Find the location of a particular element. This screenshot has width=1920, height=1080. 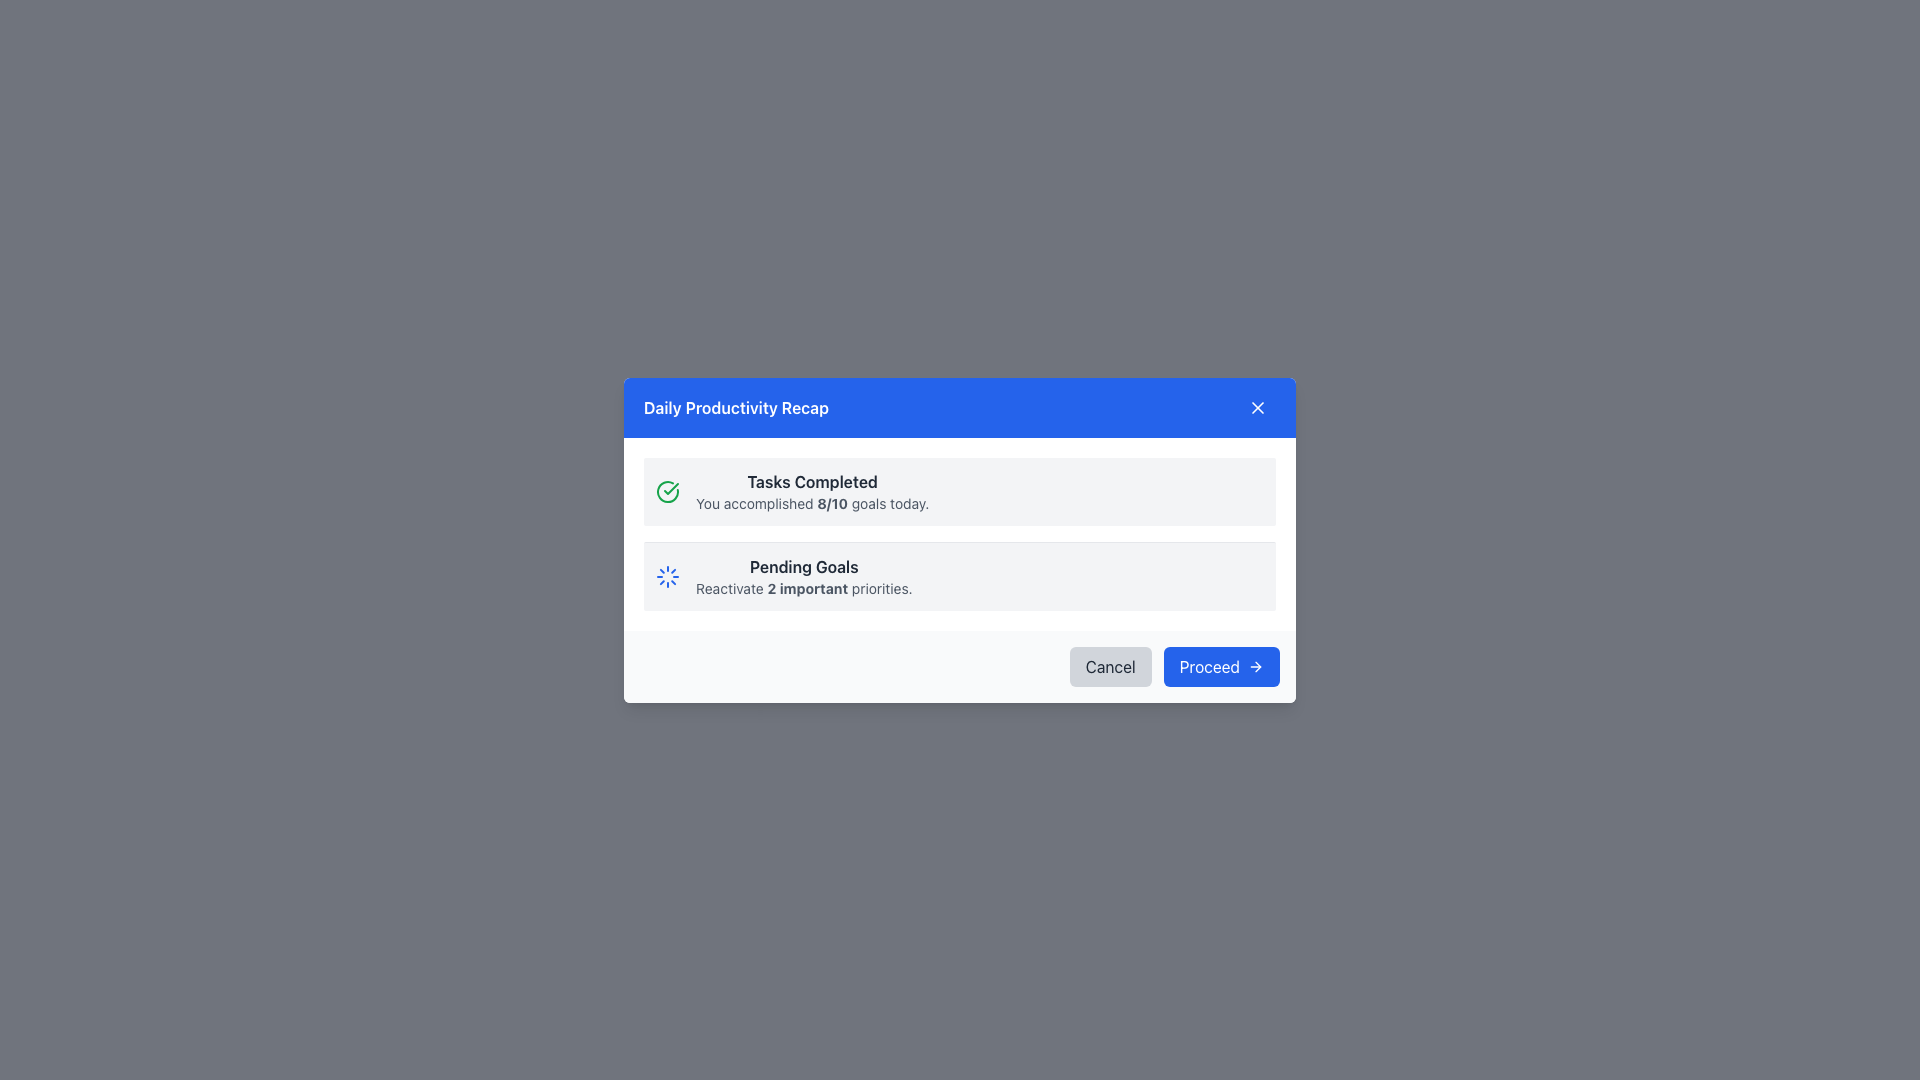

the loading indicator icon located at the top-left of the 'Pending Goals' section, which is positioned below the 'Tasks Completed' row is located at coordinates (667, 575).